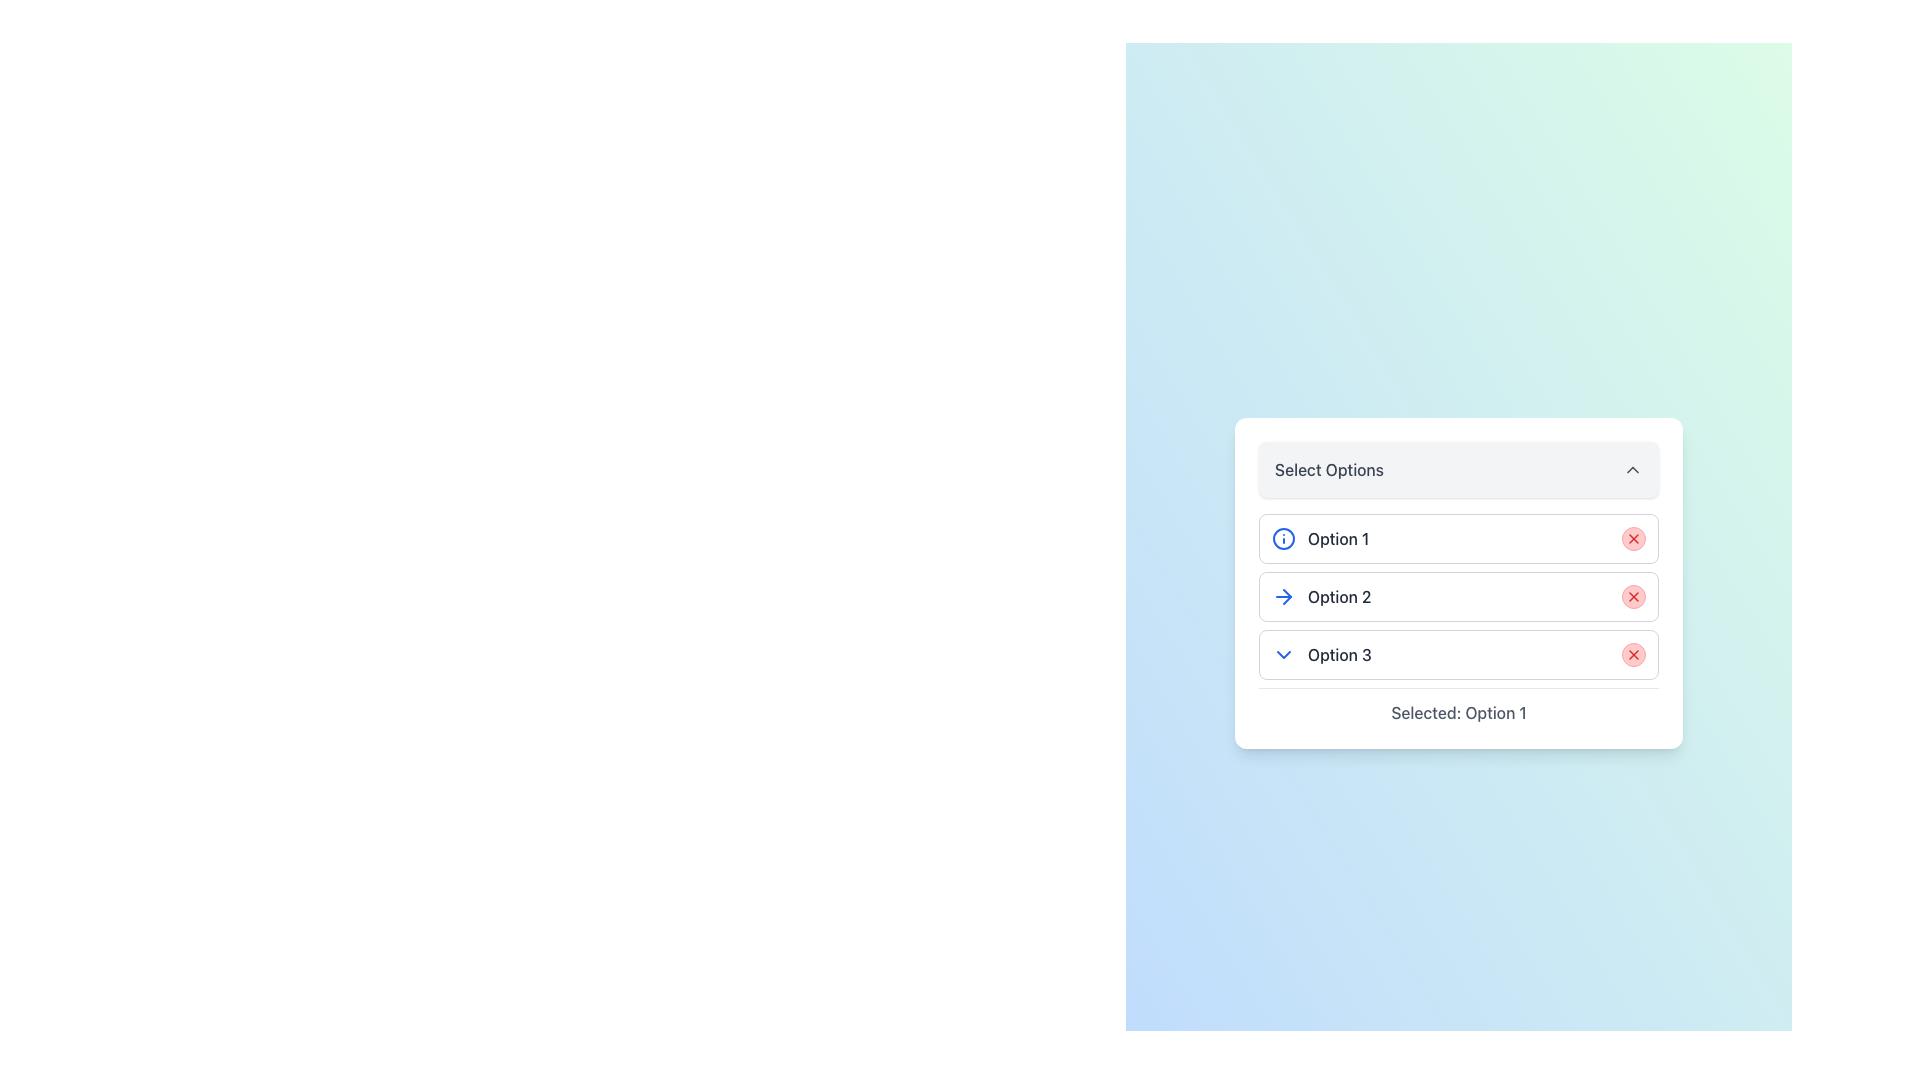 The width and height of the screenshot is (1920, 1080). What do you see at coordinates (1632, 469) in the screenshot?
I see `the Dropdown toggle icon, which is a small, downward-pointing chevron icon with a gray outline, located to the right of the 'Select Options' text in a card-like interface` at bounding box center [1632, 469].